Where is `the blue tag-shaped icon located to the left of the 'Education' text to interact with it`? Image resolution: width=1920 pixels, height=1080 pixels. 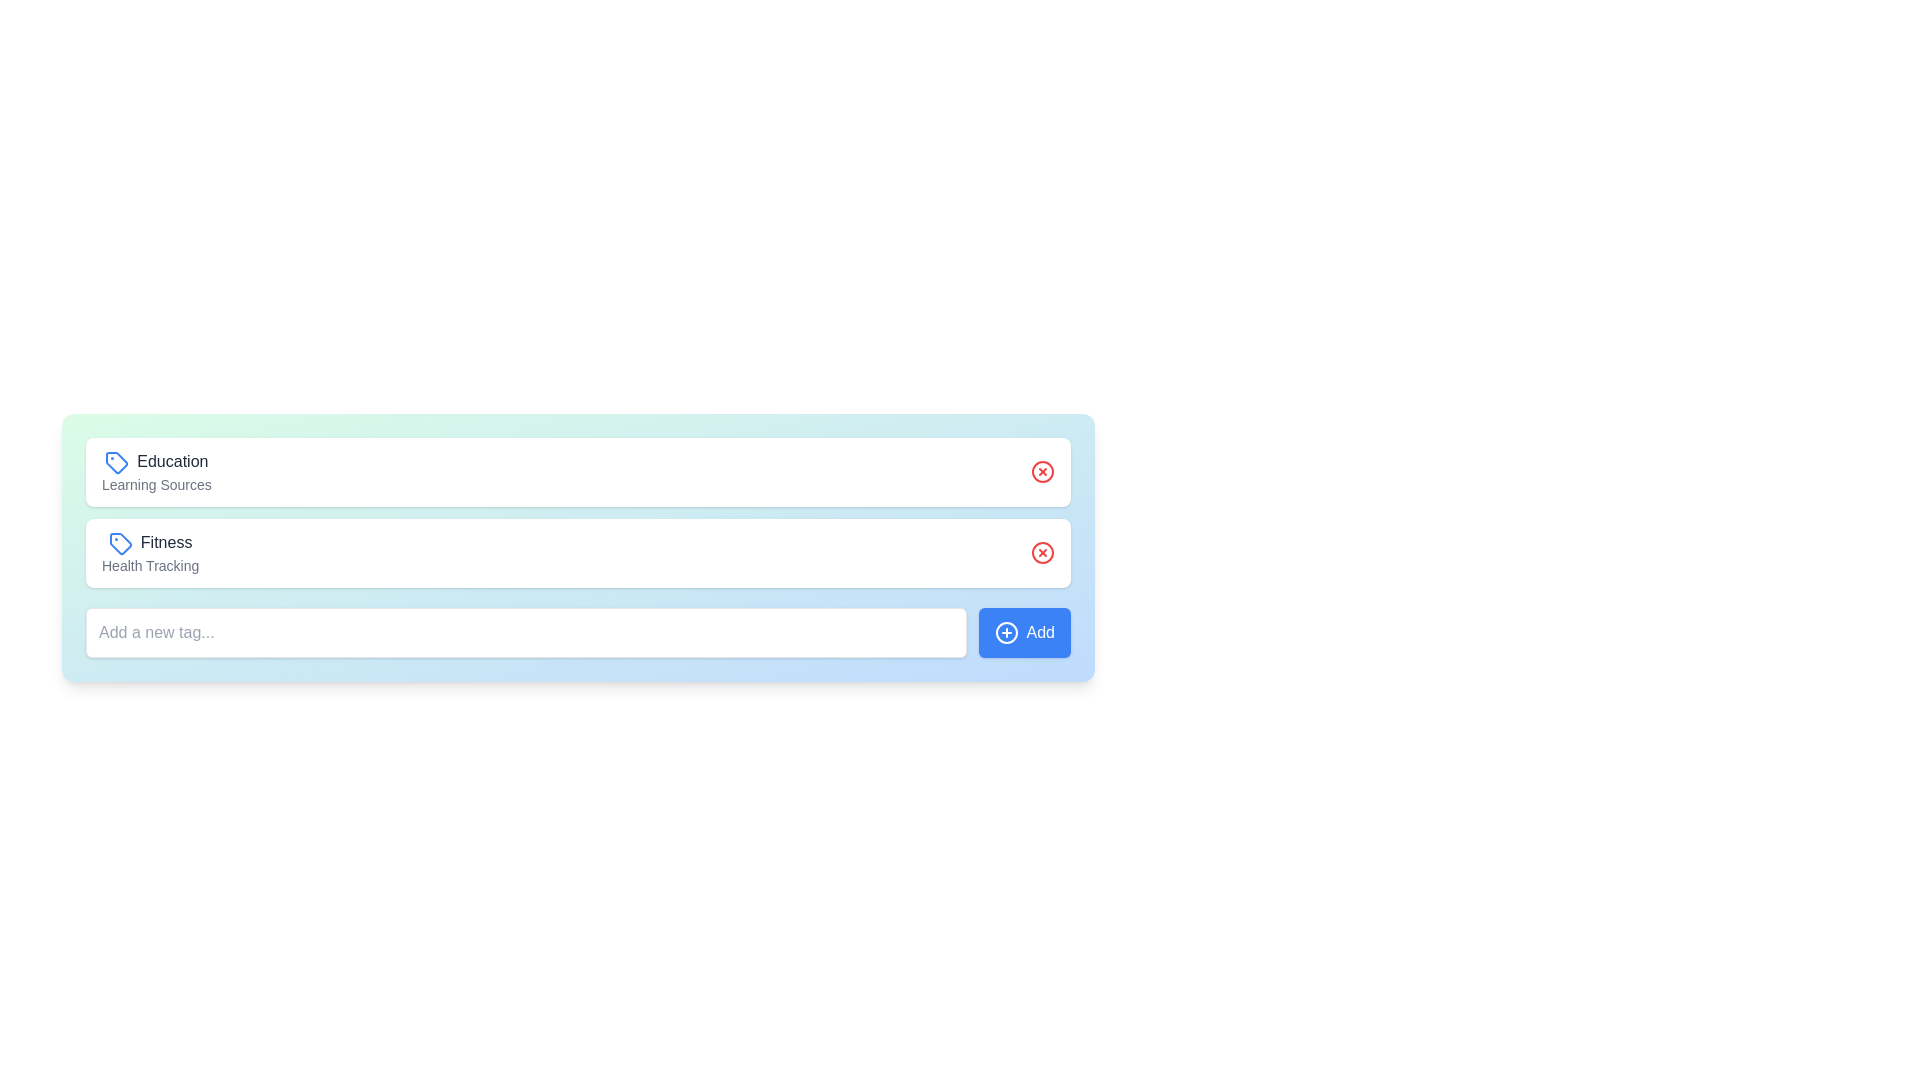
the blue tag-shaped icon located to the left of the 'Education' text to interact with it is located at coordinates (115, 462).